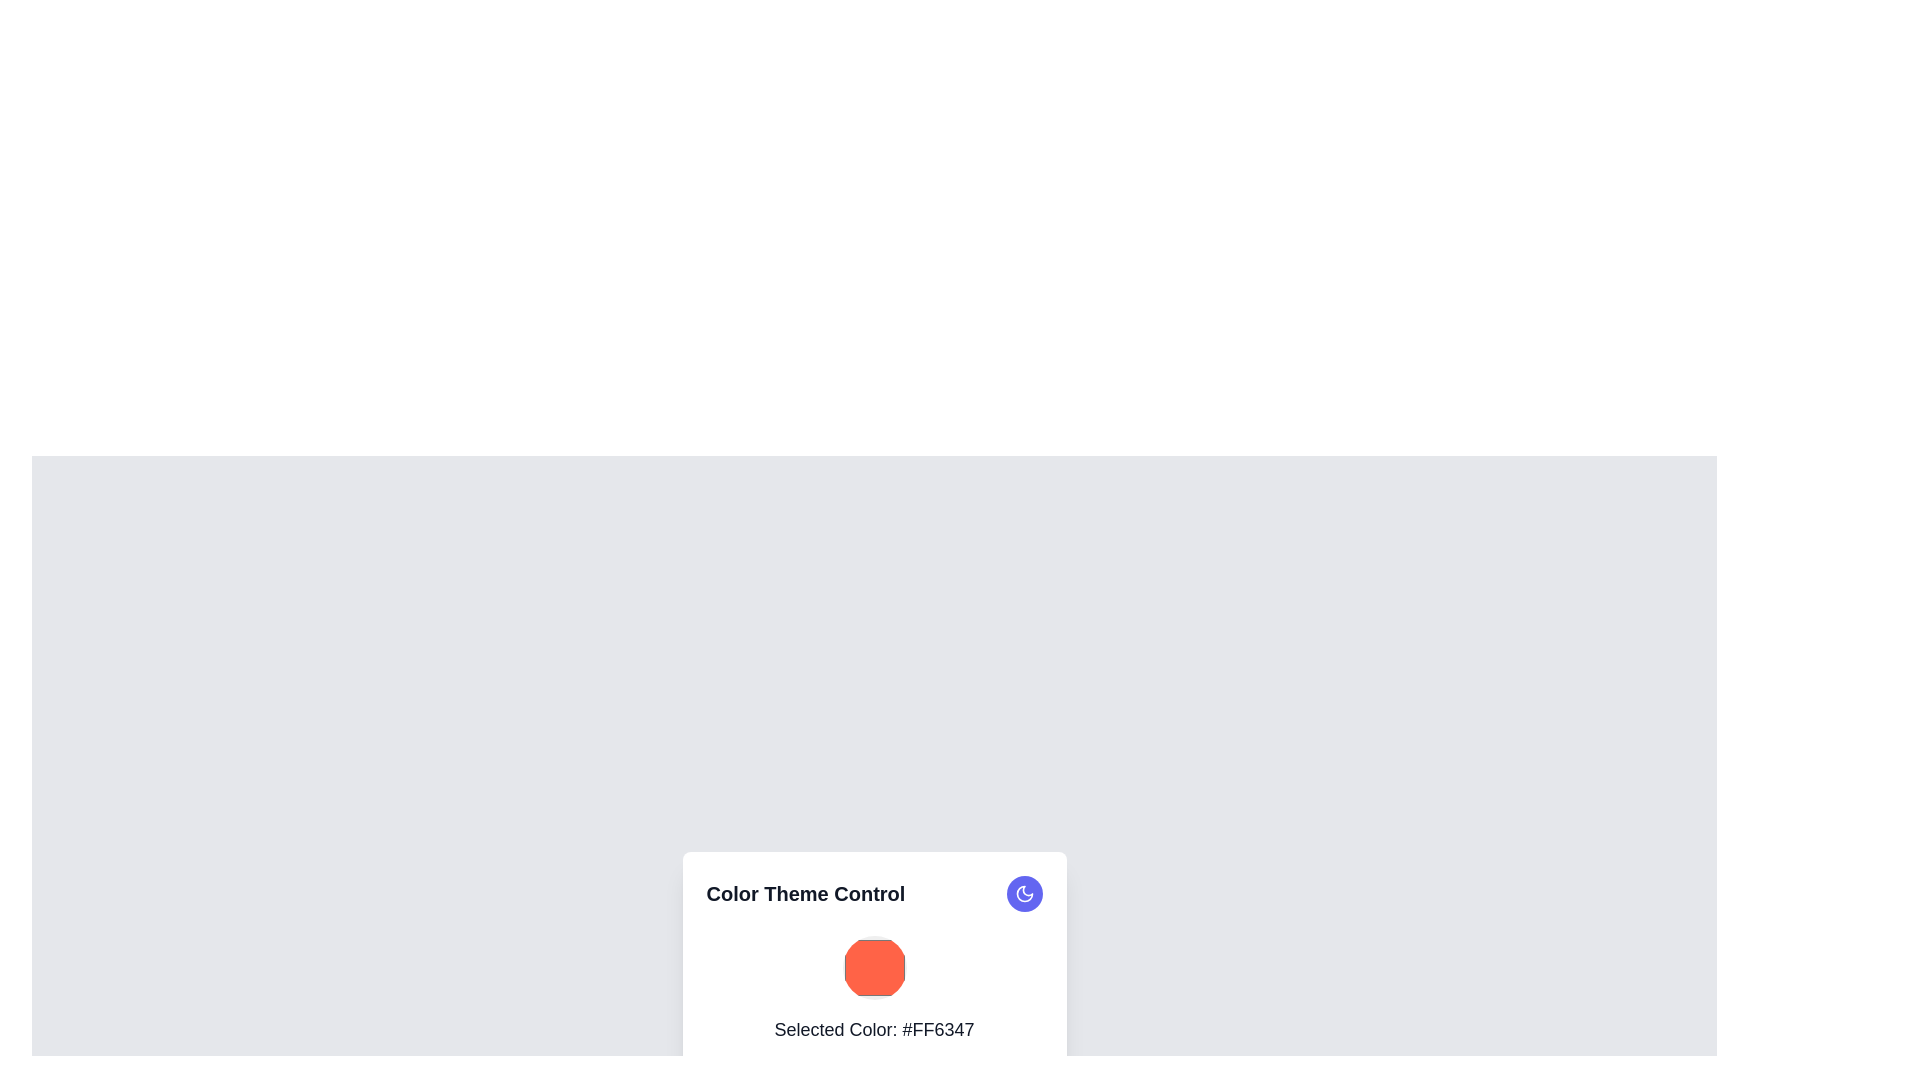  I want to click on the text label displaying 'Selected Color: #FF6347', located below the circular color preview icon and above the 'Apply Color Theme' button, so click(874, 990).